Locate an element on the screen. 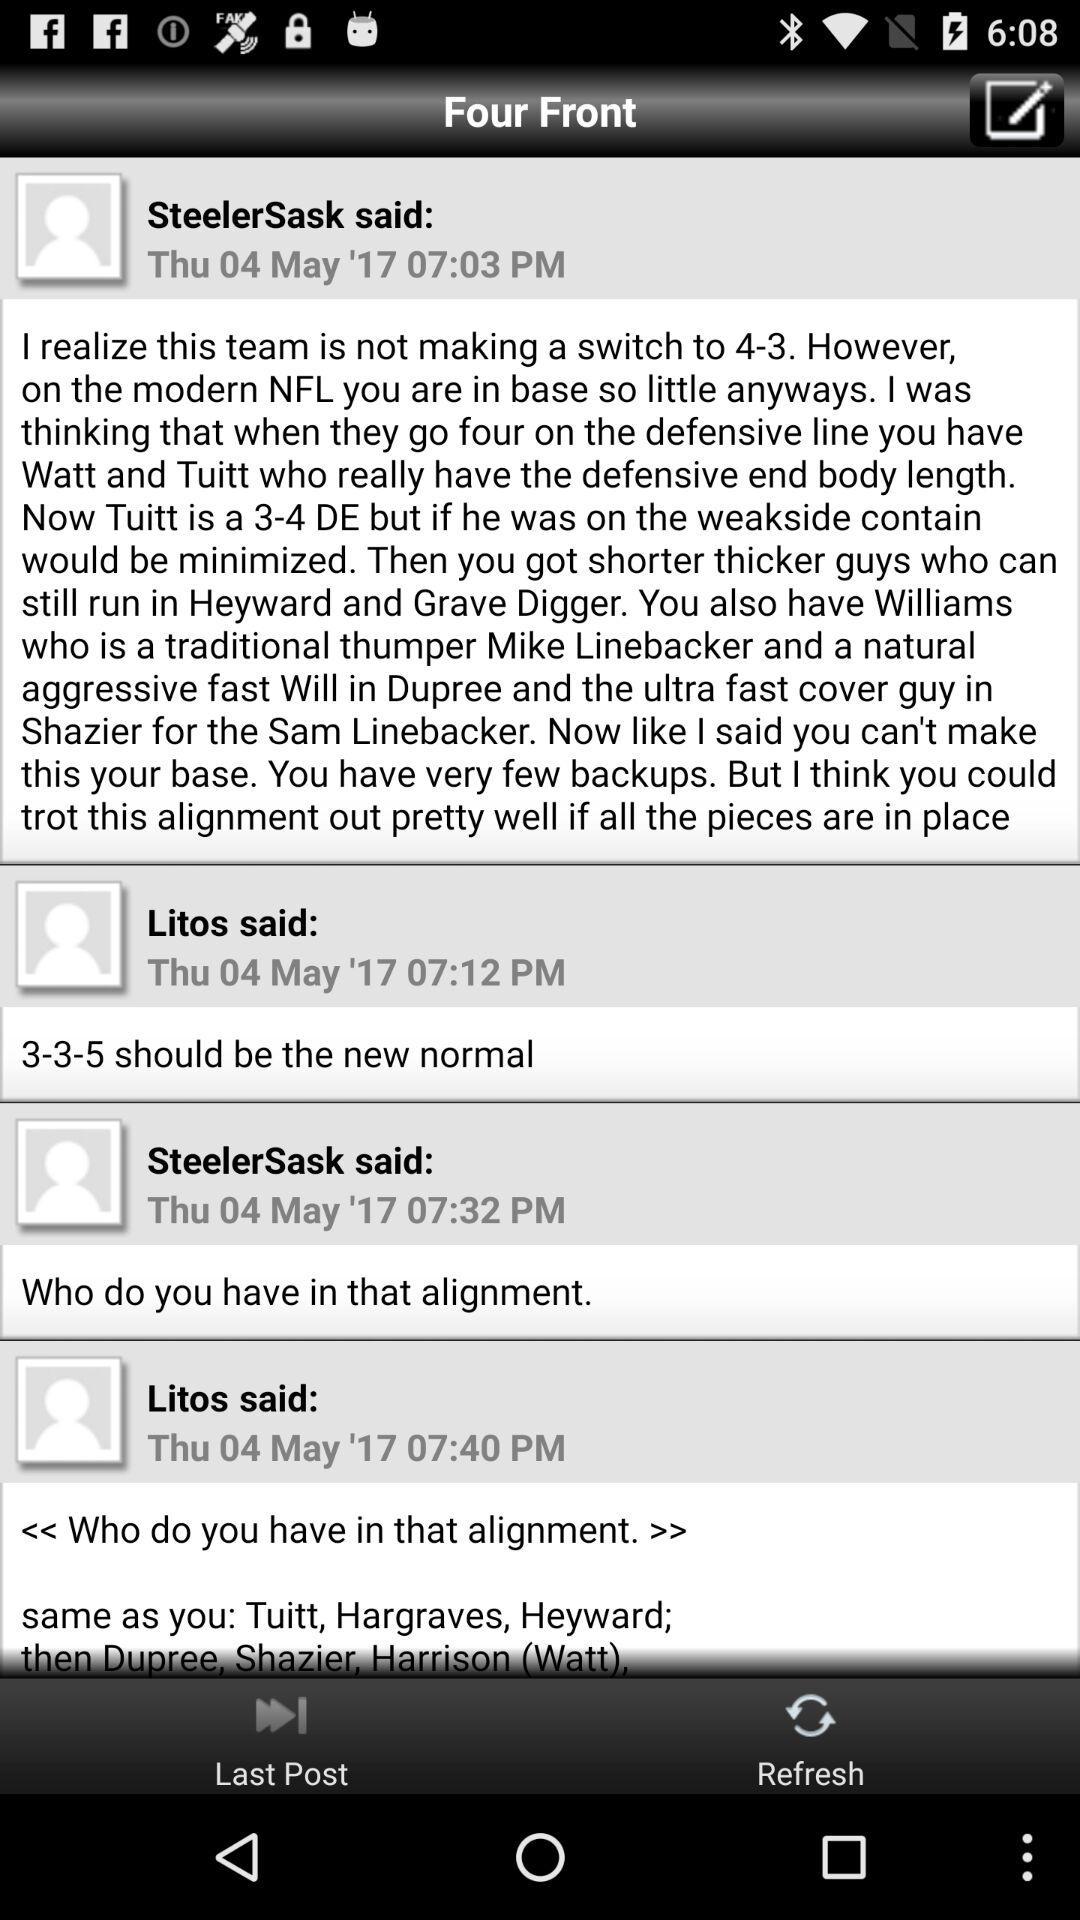 This screenshot has height=1920, width=1080. the button to the right of last post is located at coordinates (811, 1735).